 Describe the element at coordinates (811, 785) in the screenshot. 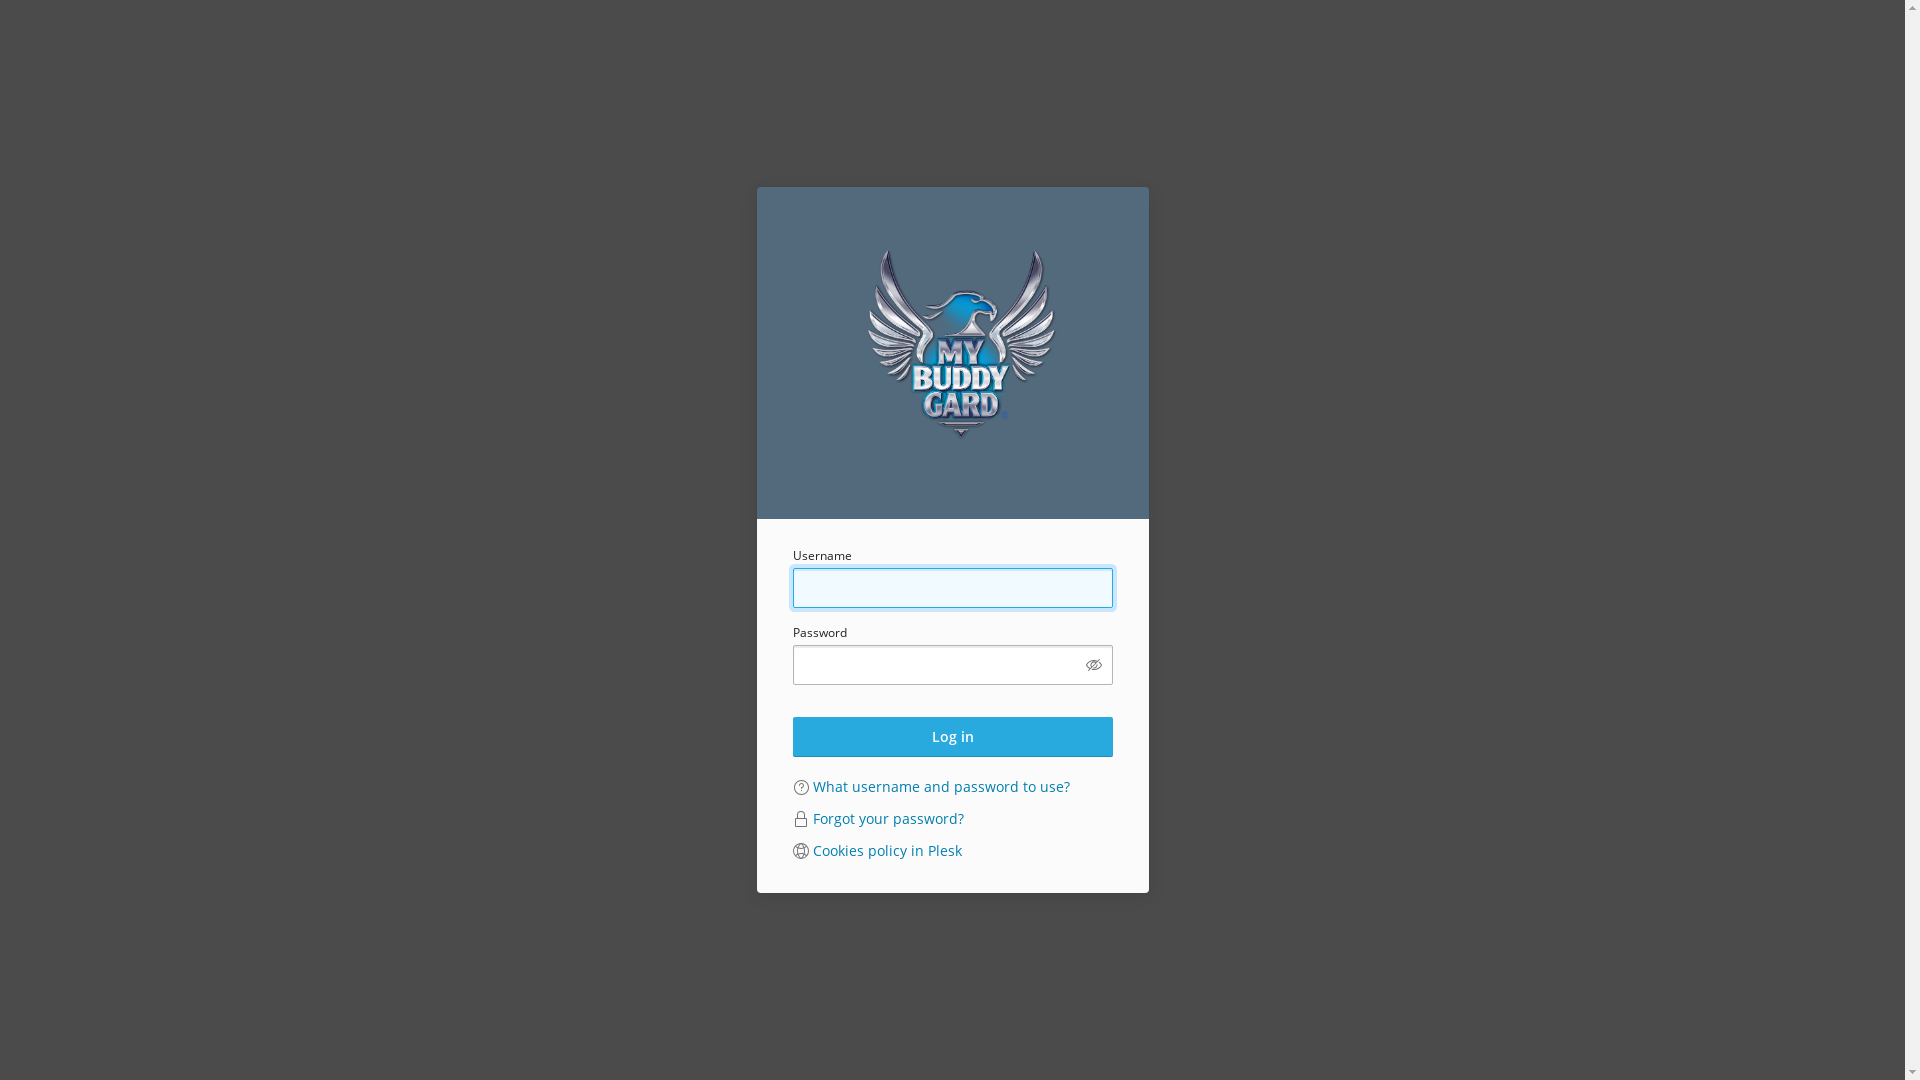

I see `'What username and password to use?'` at that location.